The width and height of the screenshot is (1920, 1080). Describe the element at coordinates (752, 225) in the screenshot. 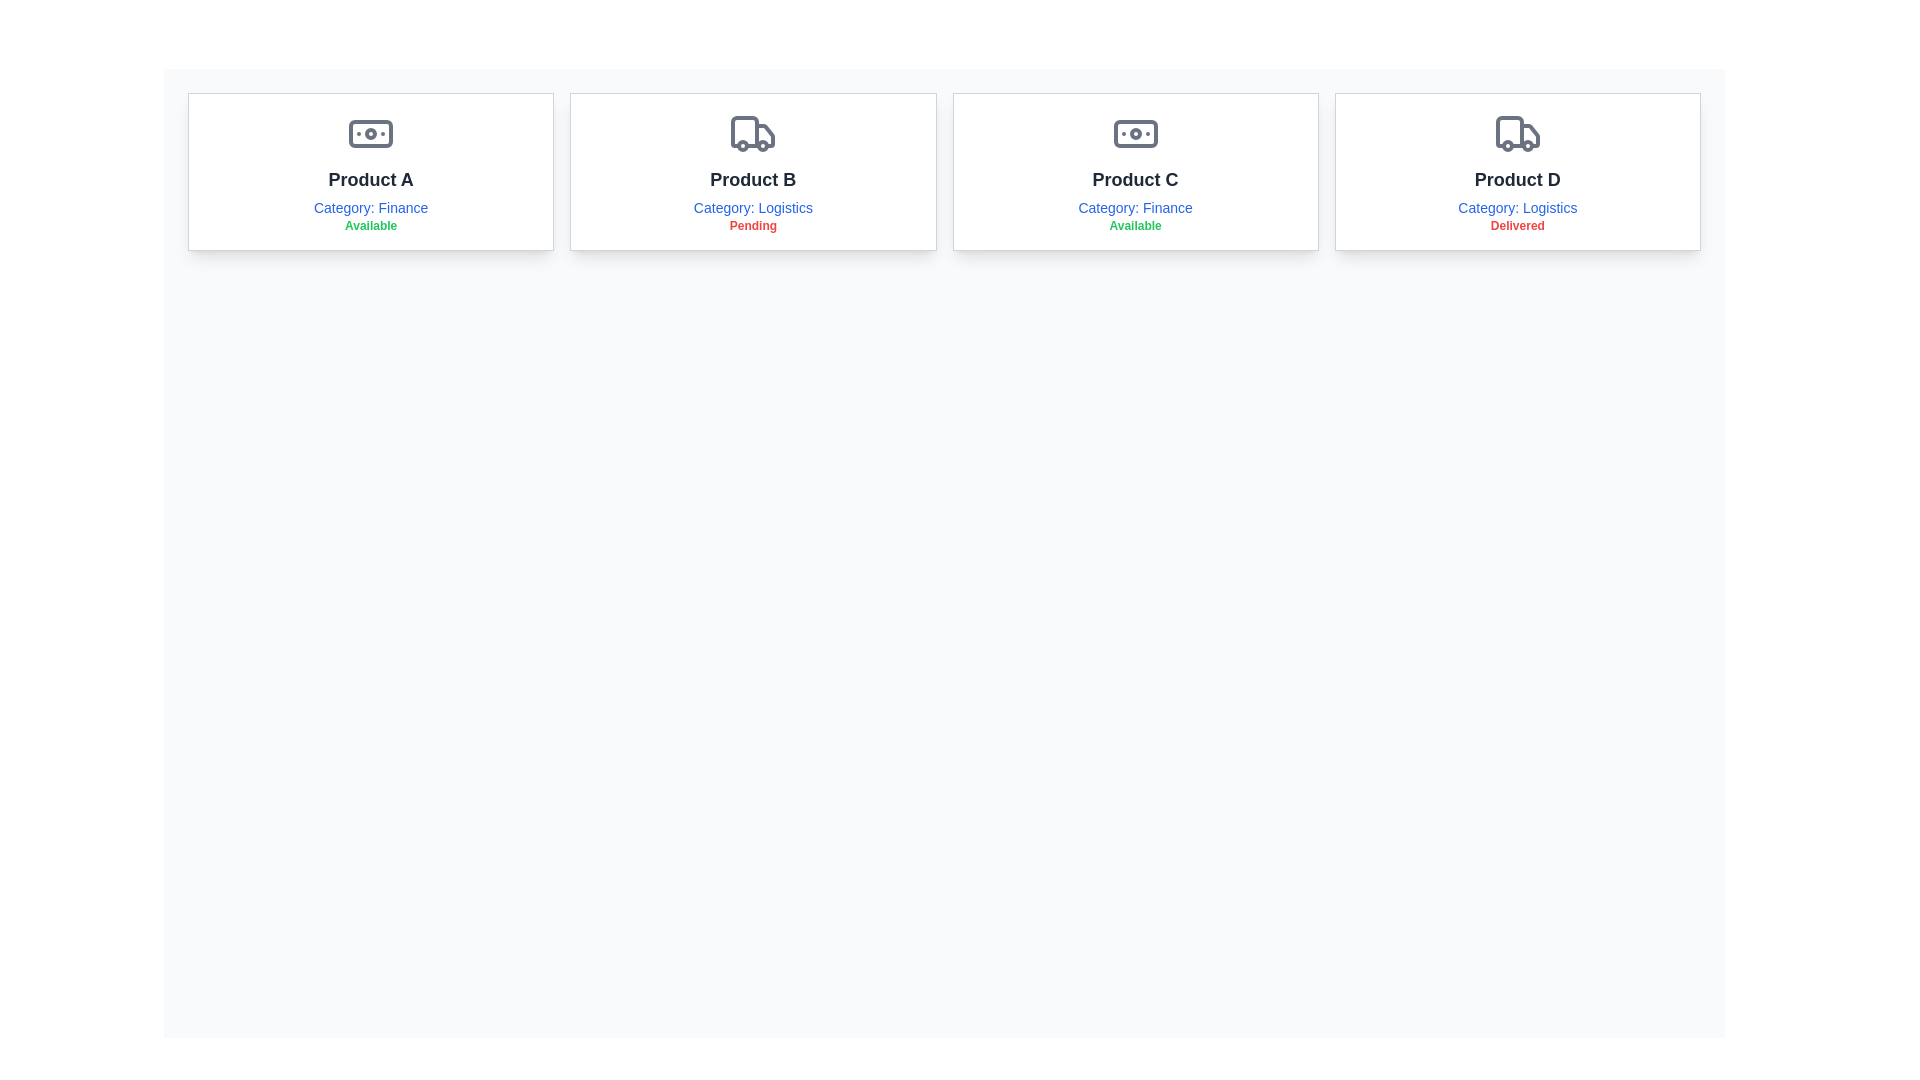

I see `the text label indicating the status of 'Product B' as 'Pending', located at the bottom section of the card below the category information 'Category: Logistics'` at that location.